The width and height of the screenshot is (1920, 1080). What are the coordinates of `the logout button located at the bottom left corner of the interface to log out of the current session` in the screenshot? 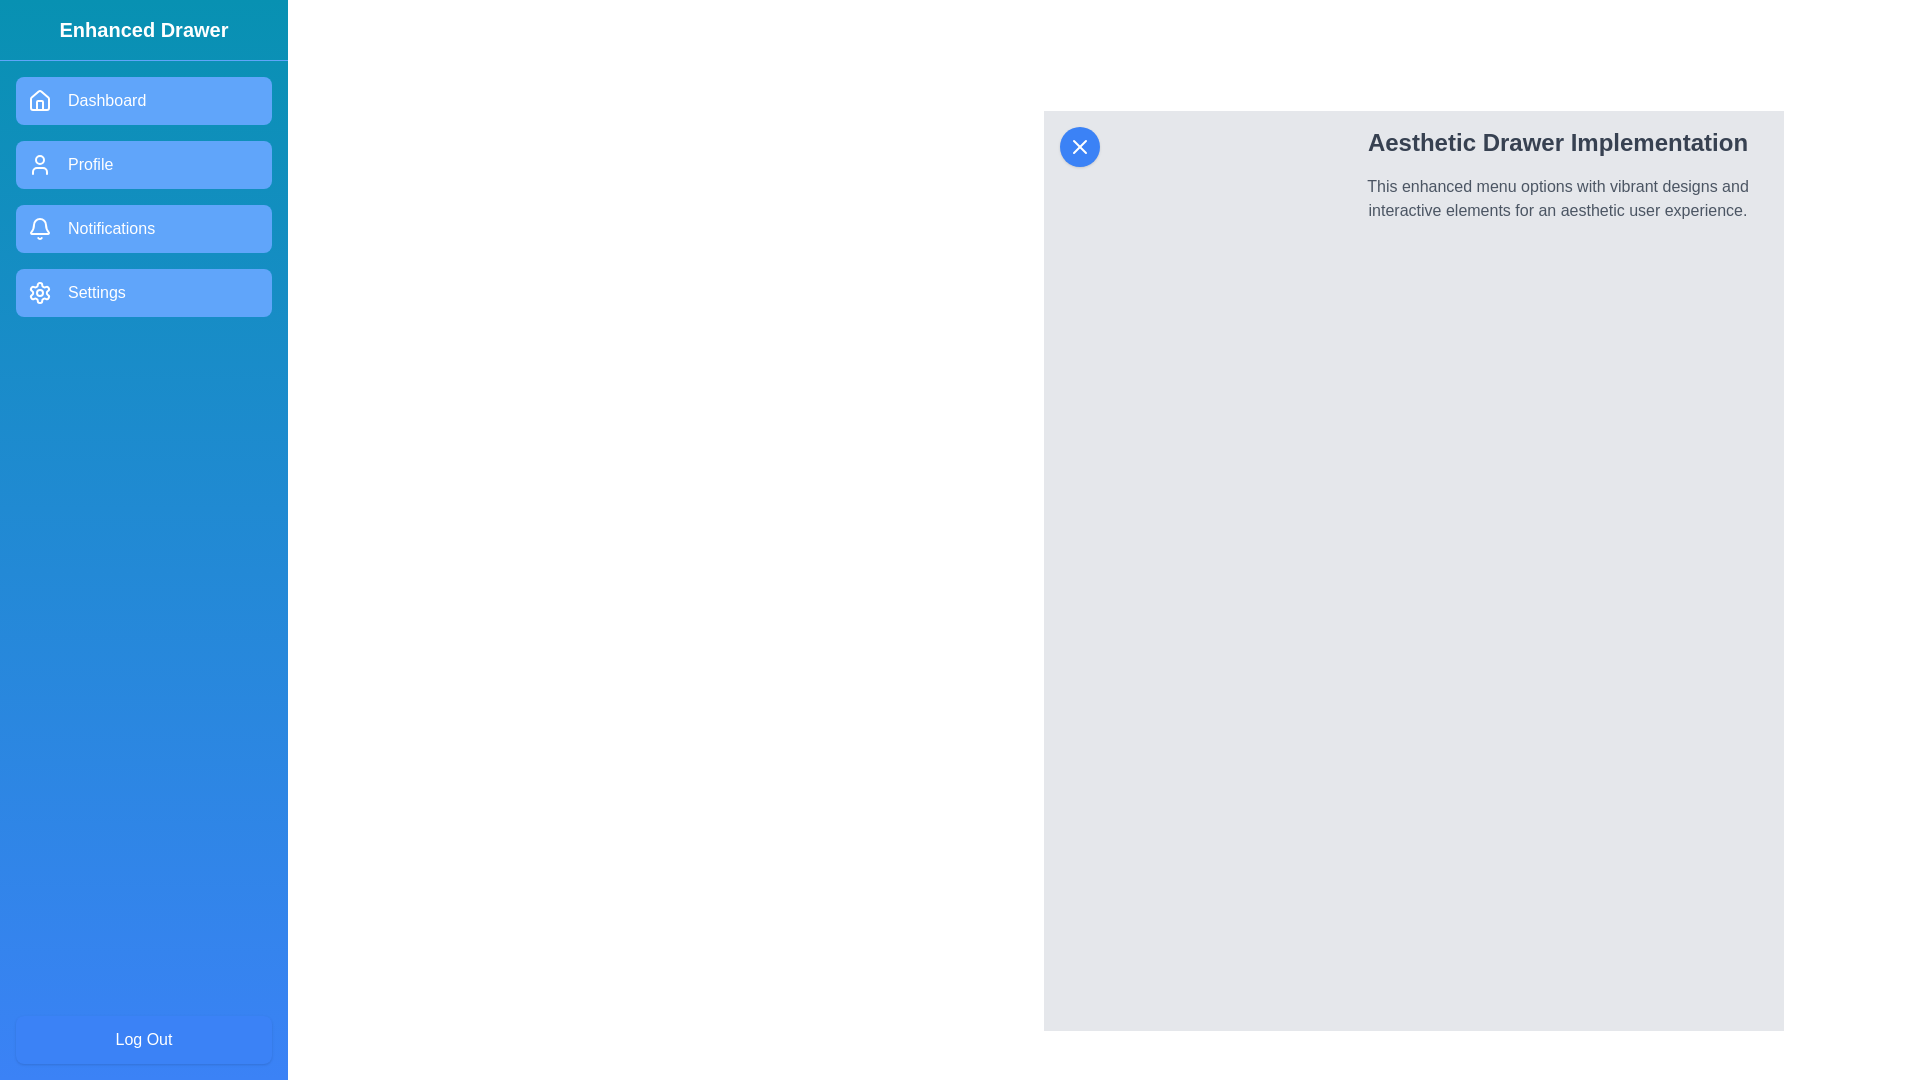 It's located at (143, 1039).